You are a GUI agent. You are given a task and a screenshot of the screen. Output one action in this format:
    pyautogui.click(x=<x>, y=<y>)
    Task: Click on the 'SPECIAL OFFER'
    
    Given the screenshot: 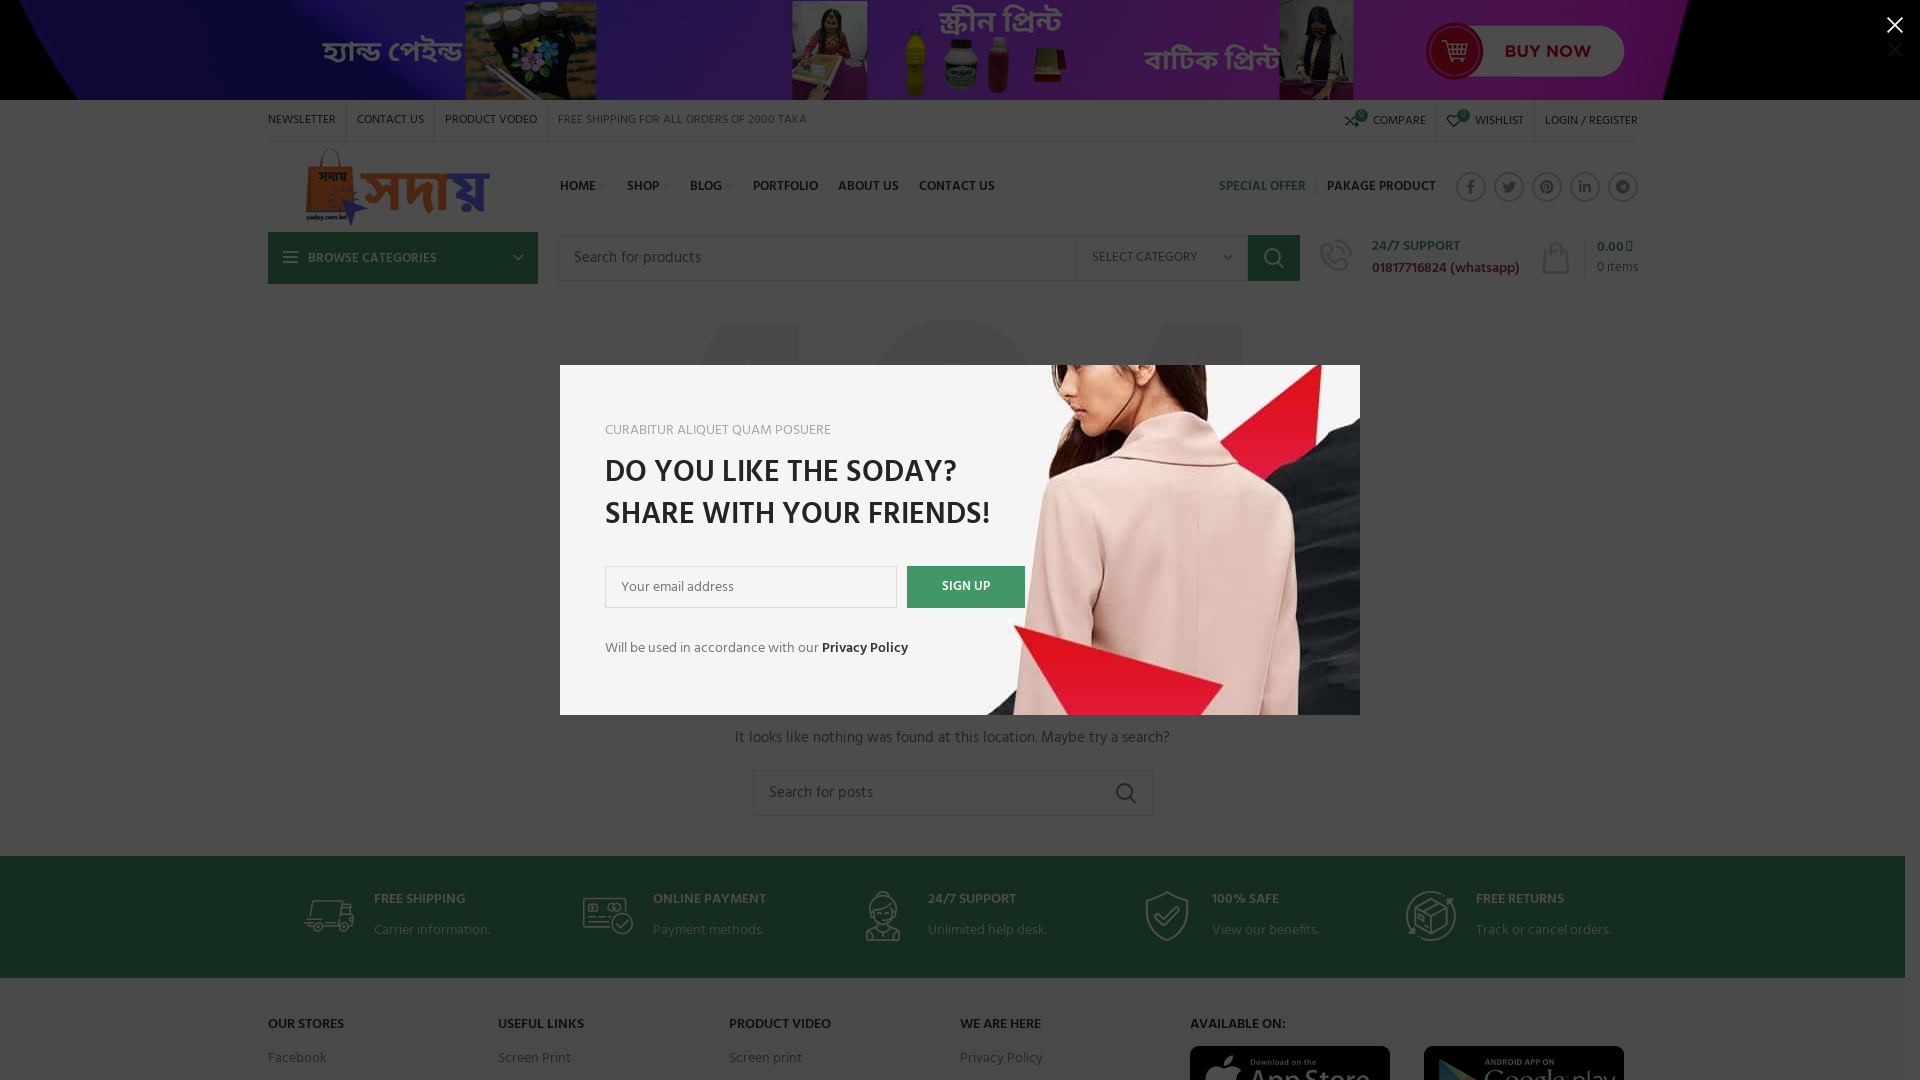 What is the action you would take?
    pyautogui.click(x=1260, y=186)
    